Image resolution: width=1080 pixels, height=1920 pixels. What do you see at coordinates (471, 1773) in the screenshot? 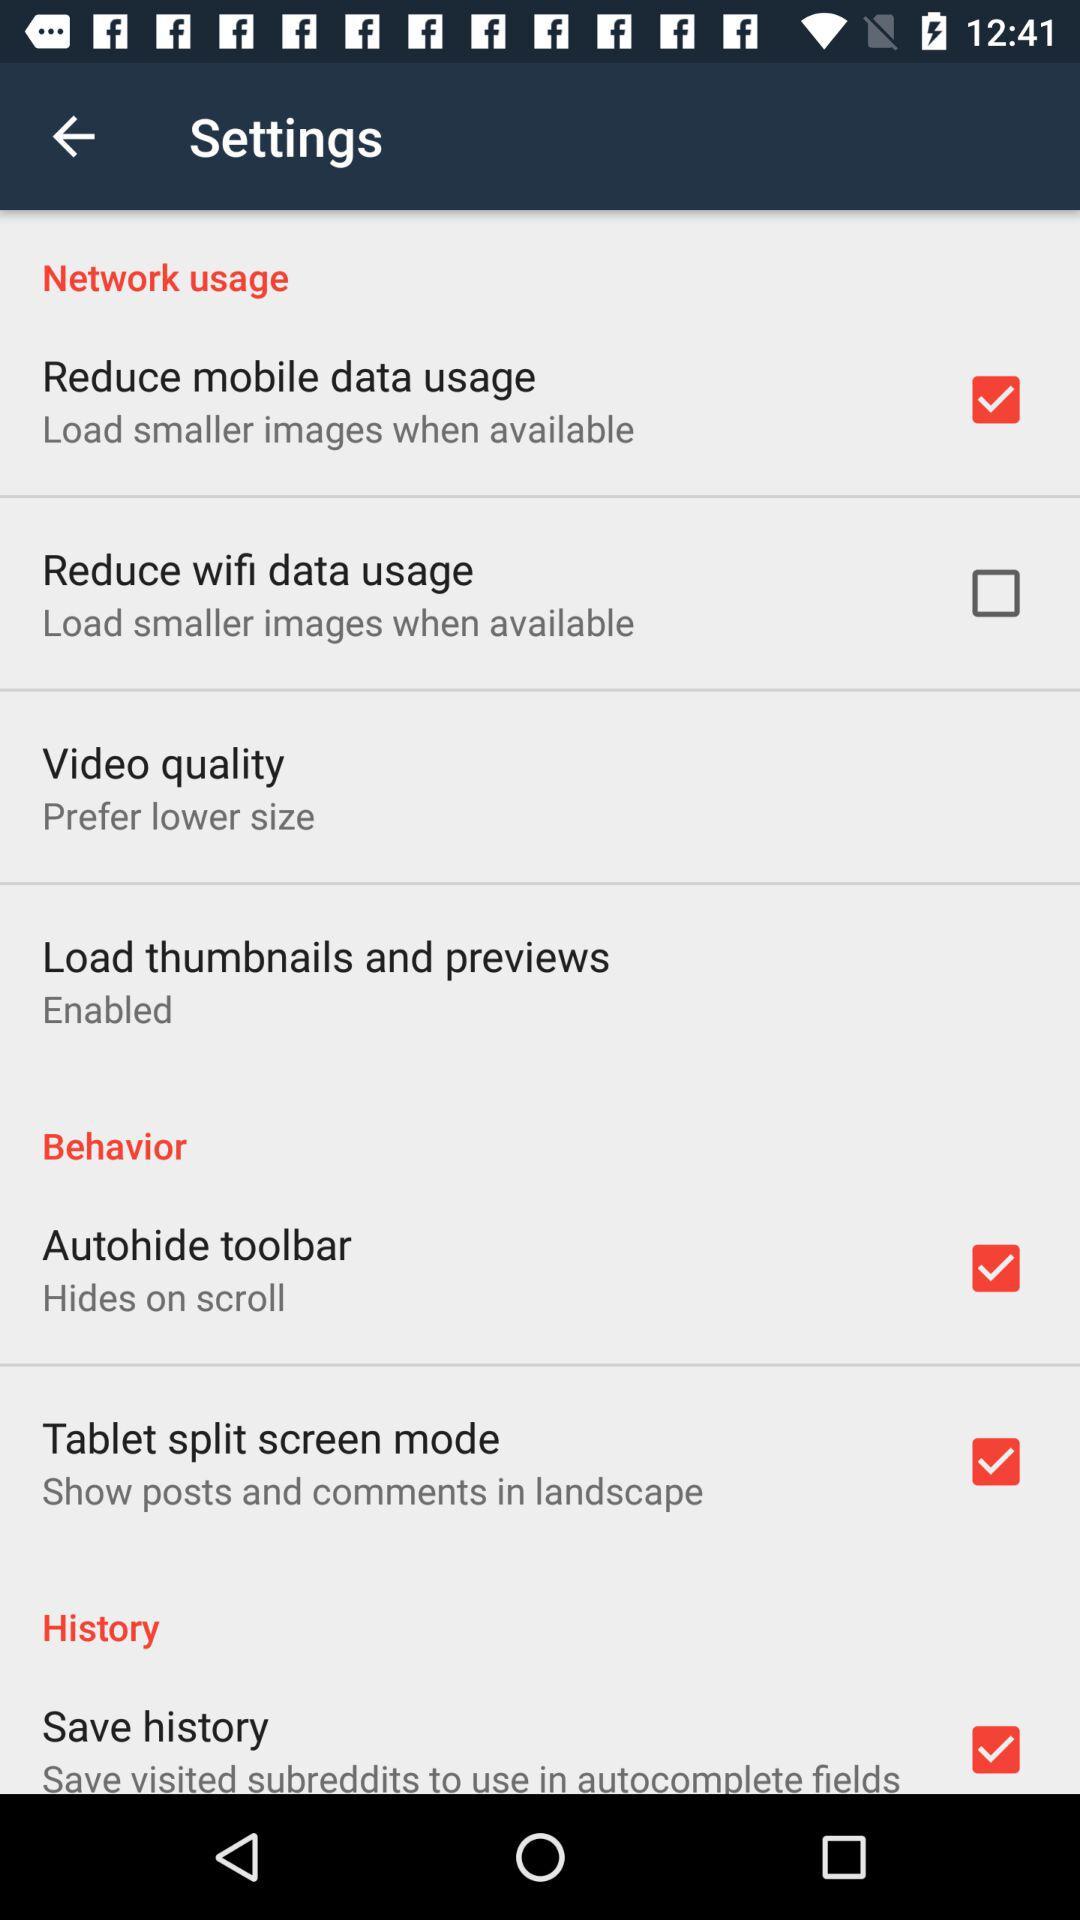
I see `the icon below the save history` at bounding box center [471, 1773].